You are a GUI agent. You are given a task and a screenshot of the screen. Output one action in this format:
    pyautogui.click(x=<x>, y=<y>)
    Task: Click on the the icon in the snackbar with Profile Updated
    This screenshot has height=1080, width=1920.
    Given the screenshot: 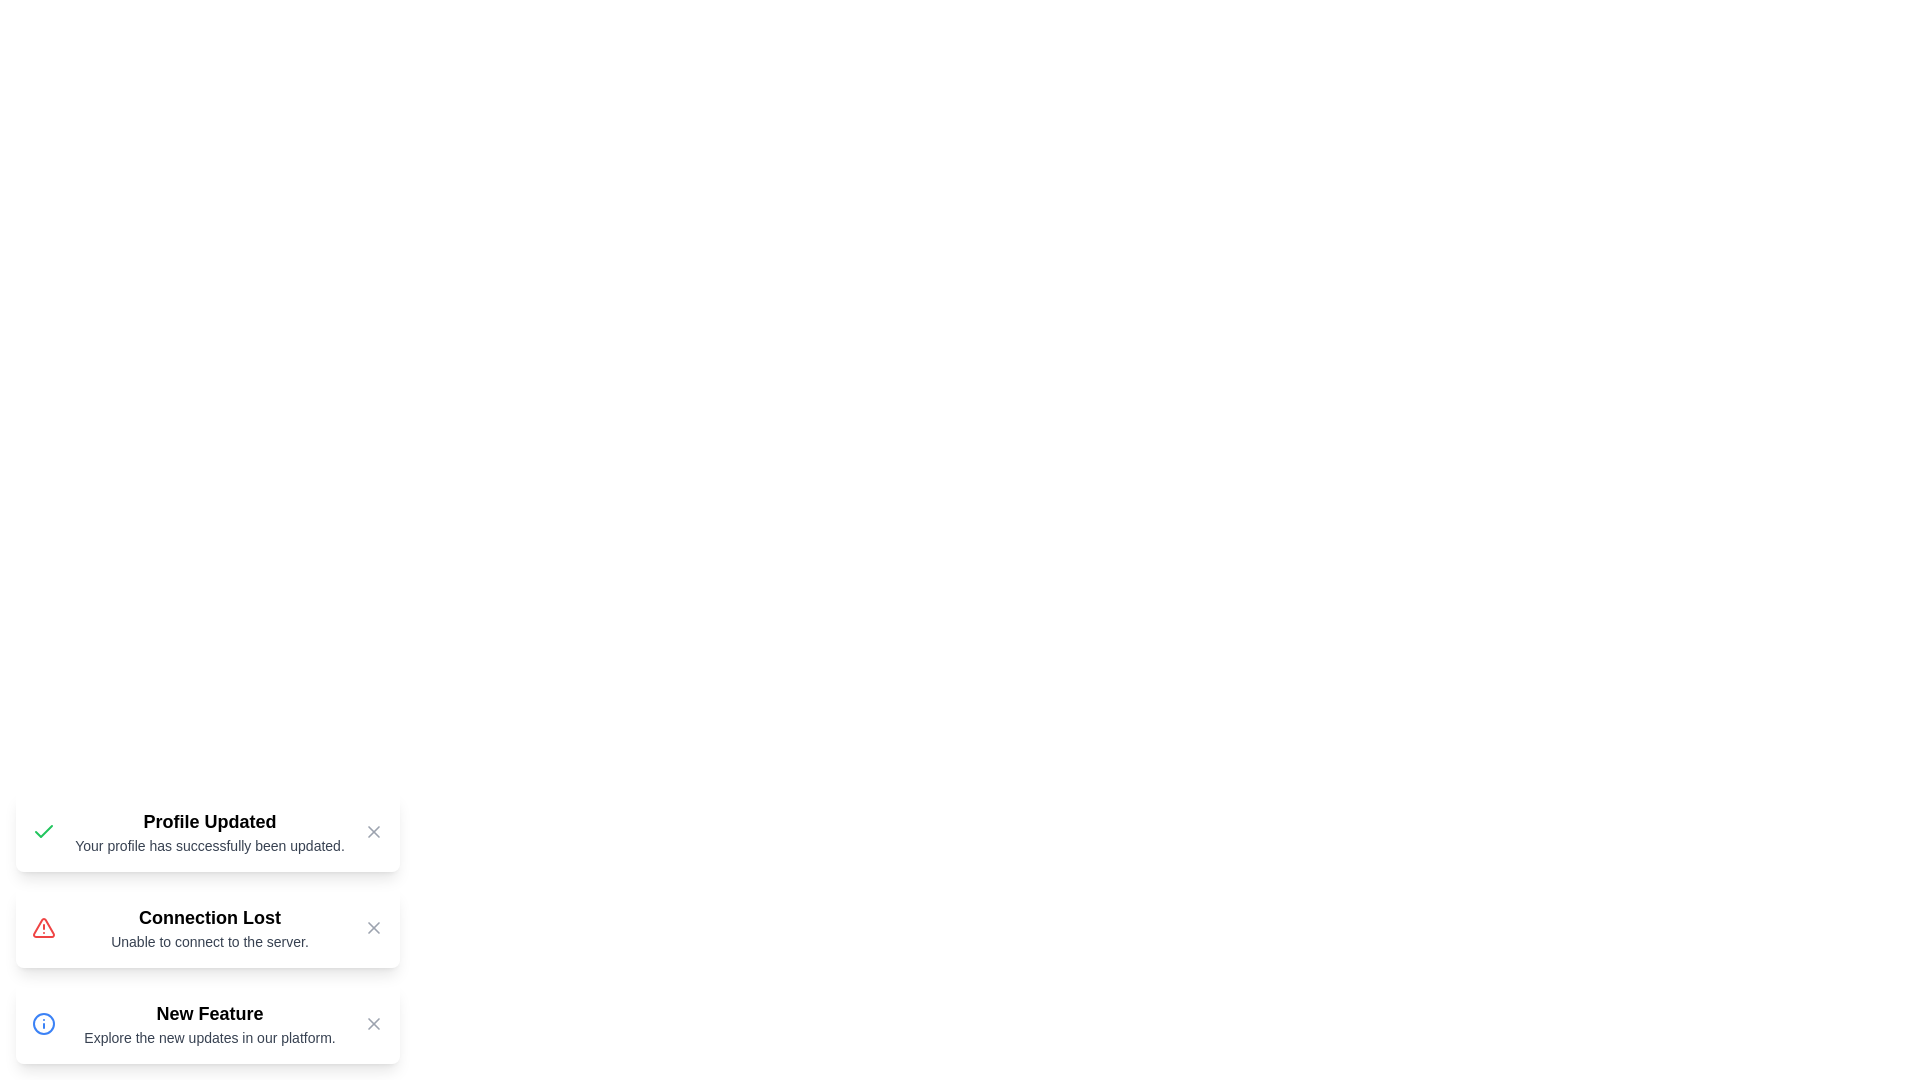 What is the action you would take?
    pyautogui.click(x=43, y=832)
    